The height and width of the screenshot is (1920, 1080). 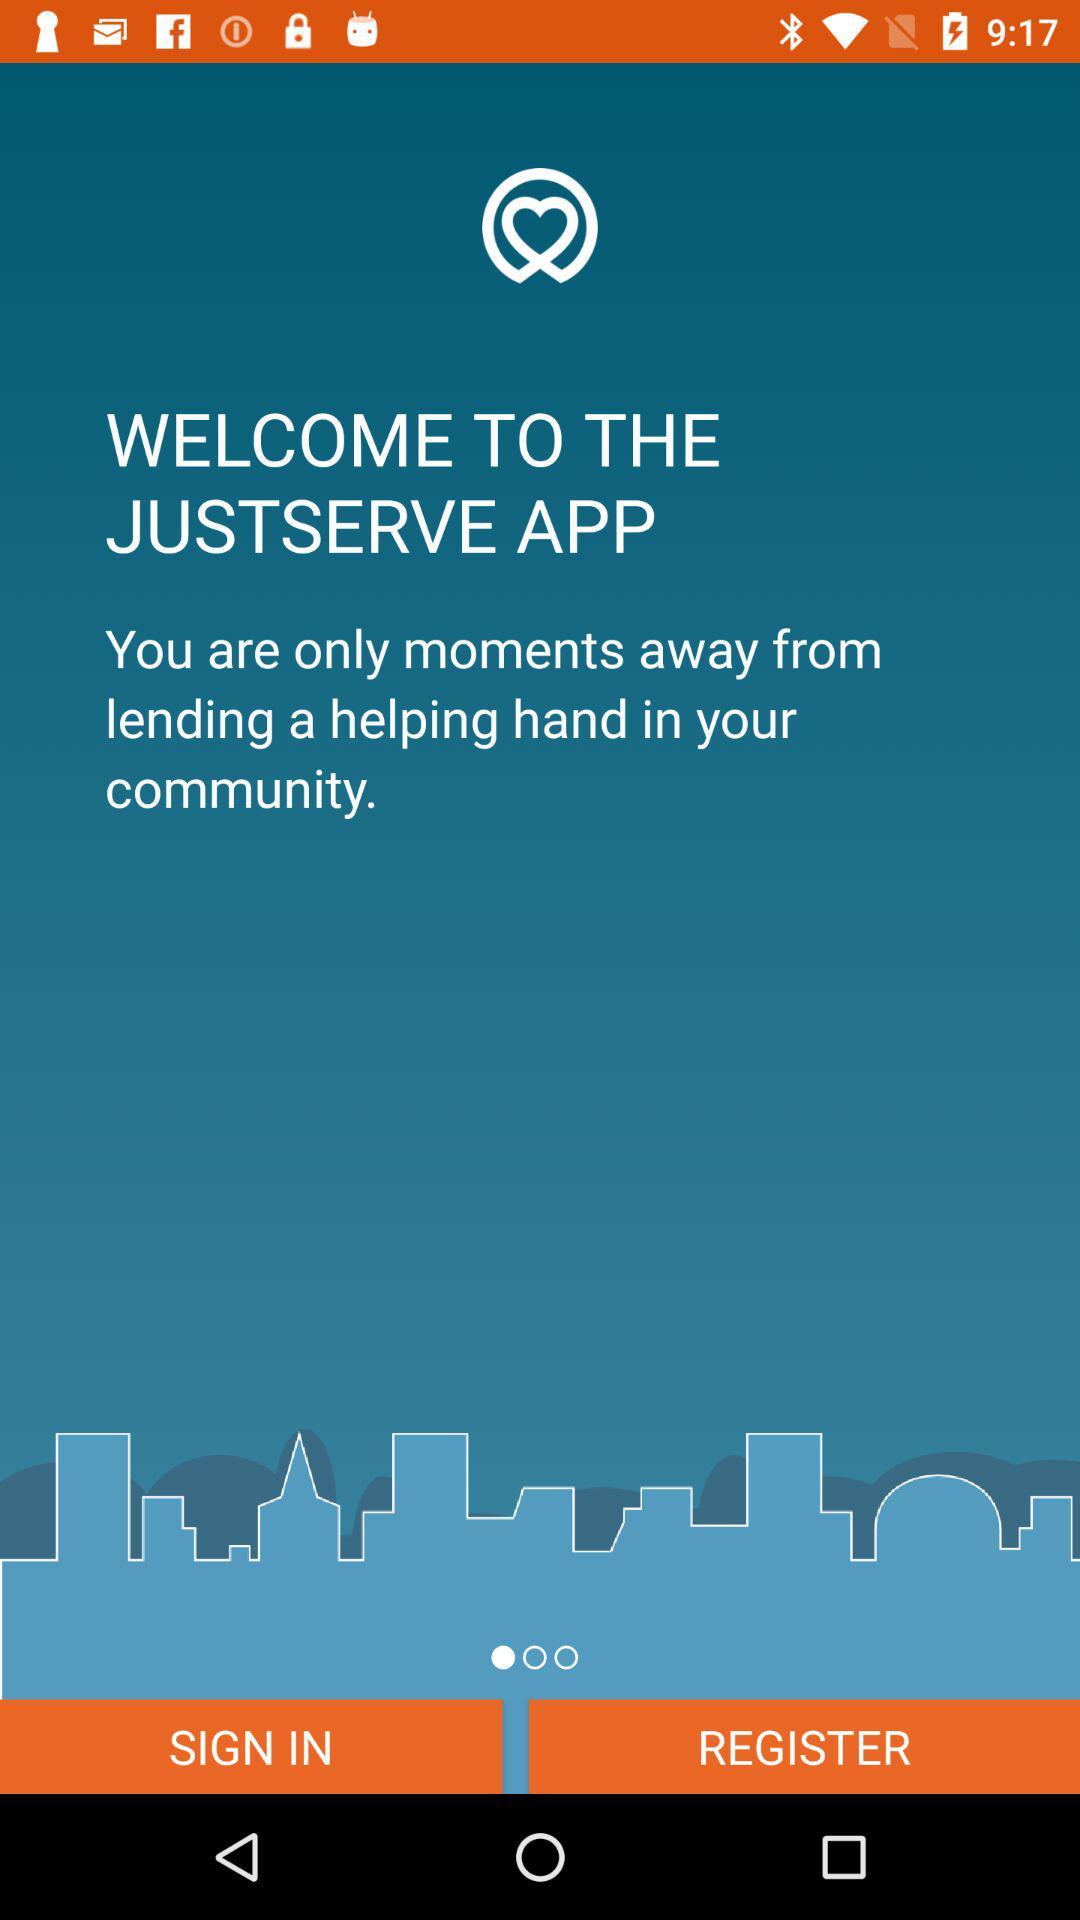 I want to click on register icon, so click(x=803, y=1745).